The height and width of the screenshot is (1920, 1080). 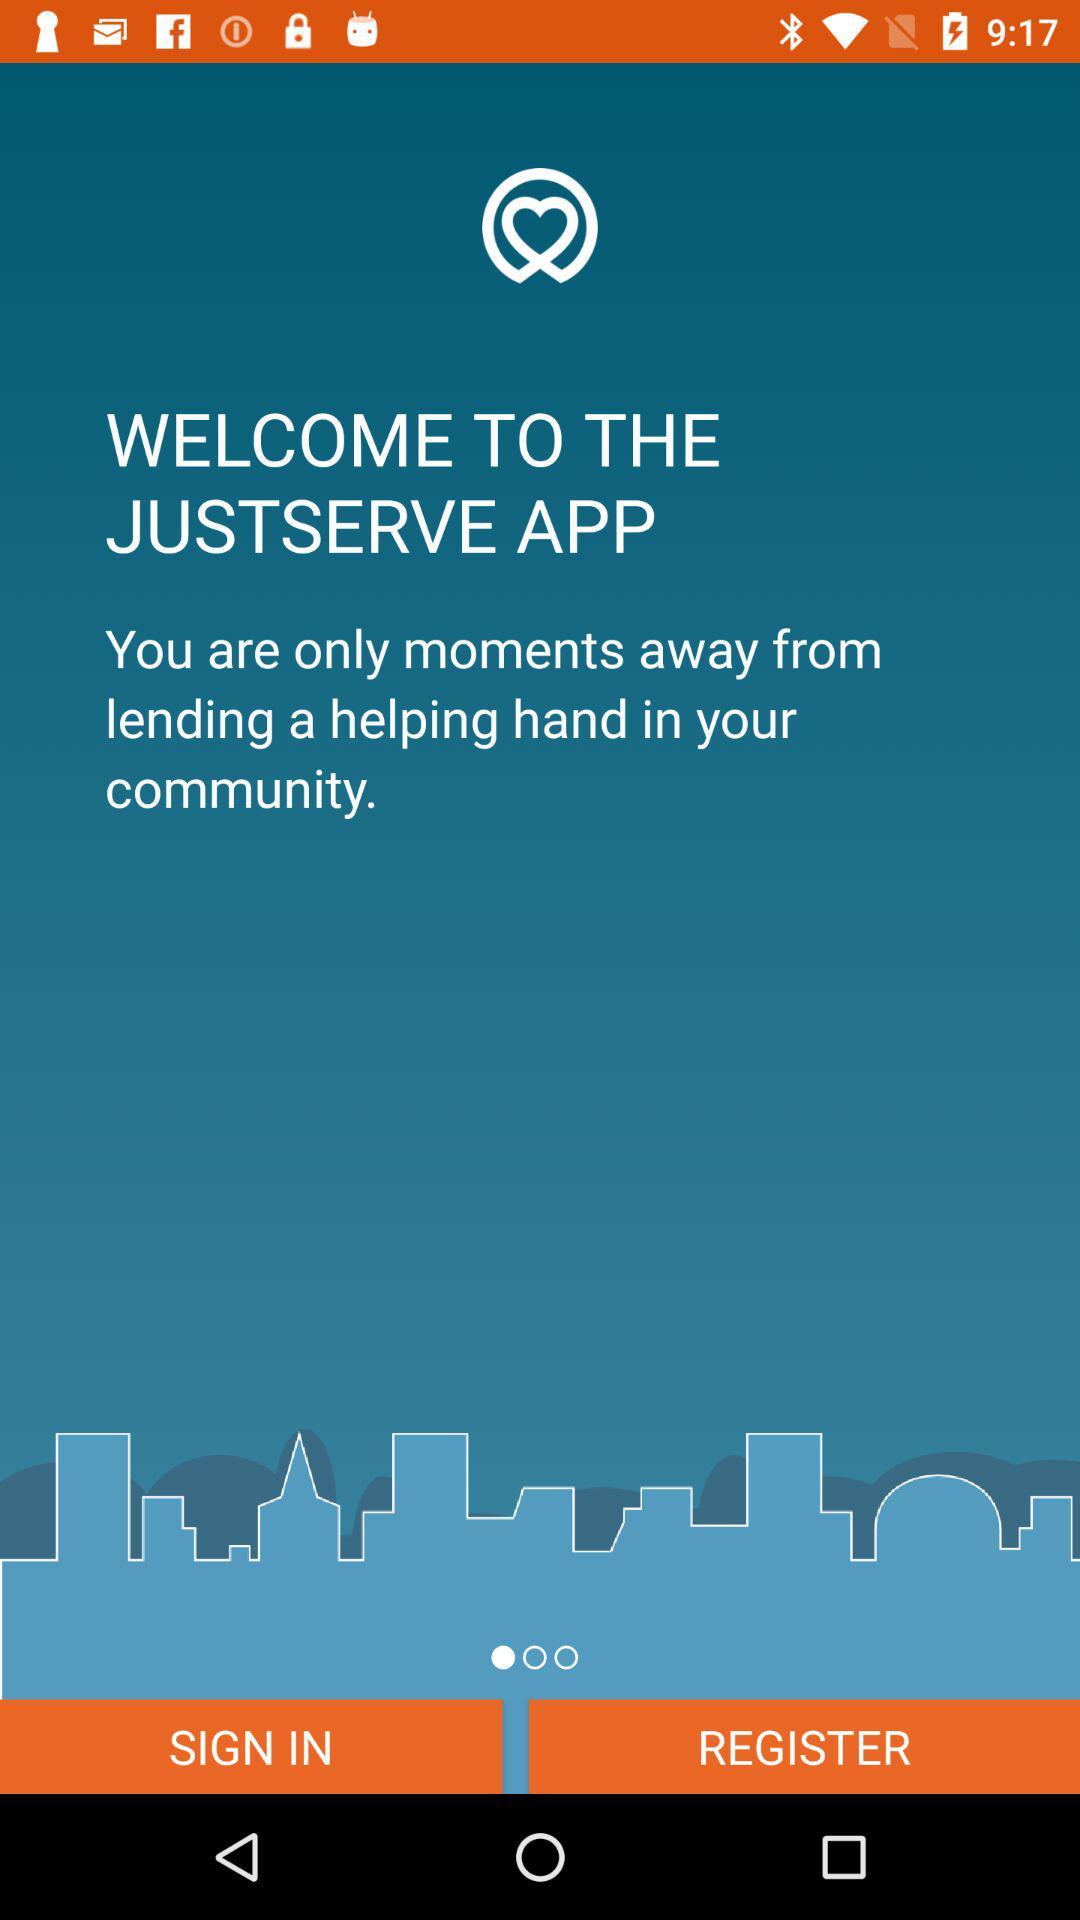 I want to click on register icon, so click(x=803, y=1745).